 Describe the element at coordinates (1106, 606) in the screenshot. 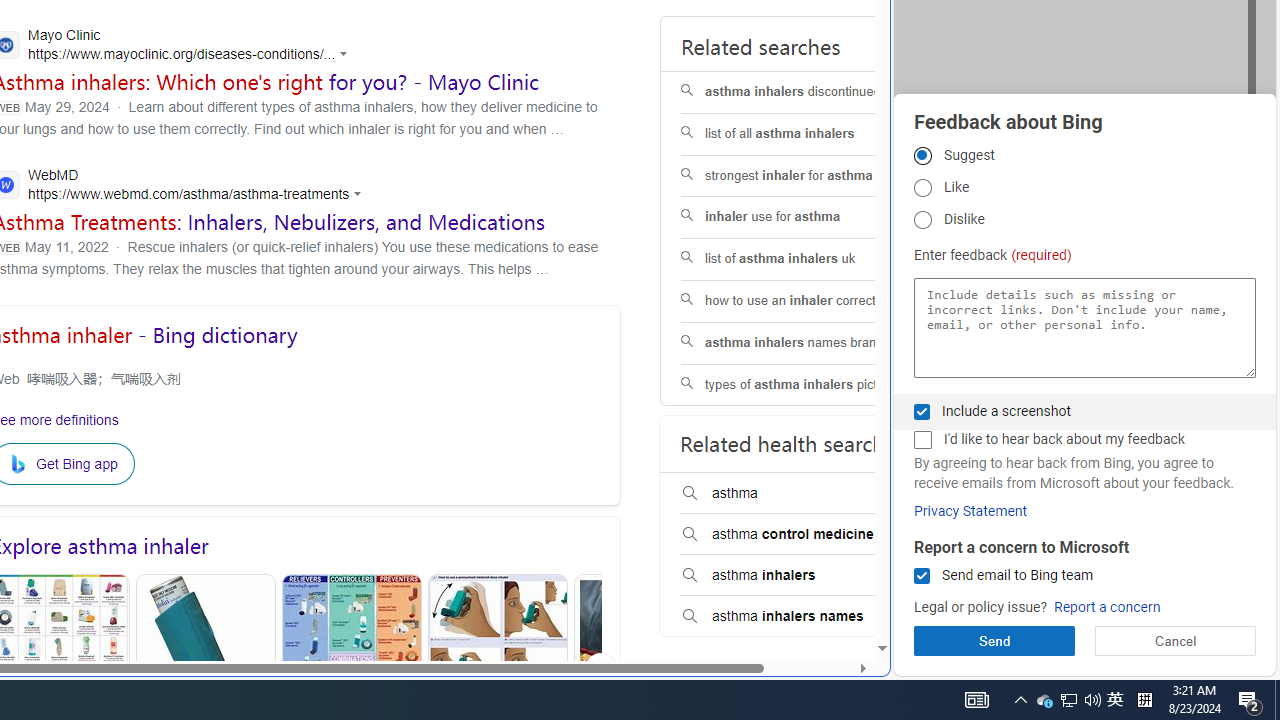

I see `'Report a concern'` at that location.